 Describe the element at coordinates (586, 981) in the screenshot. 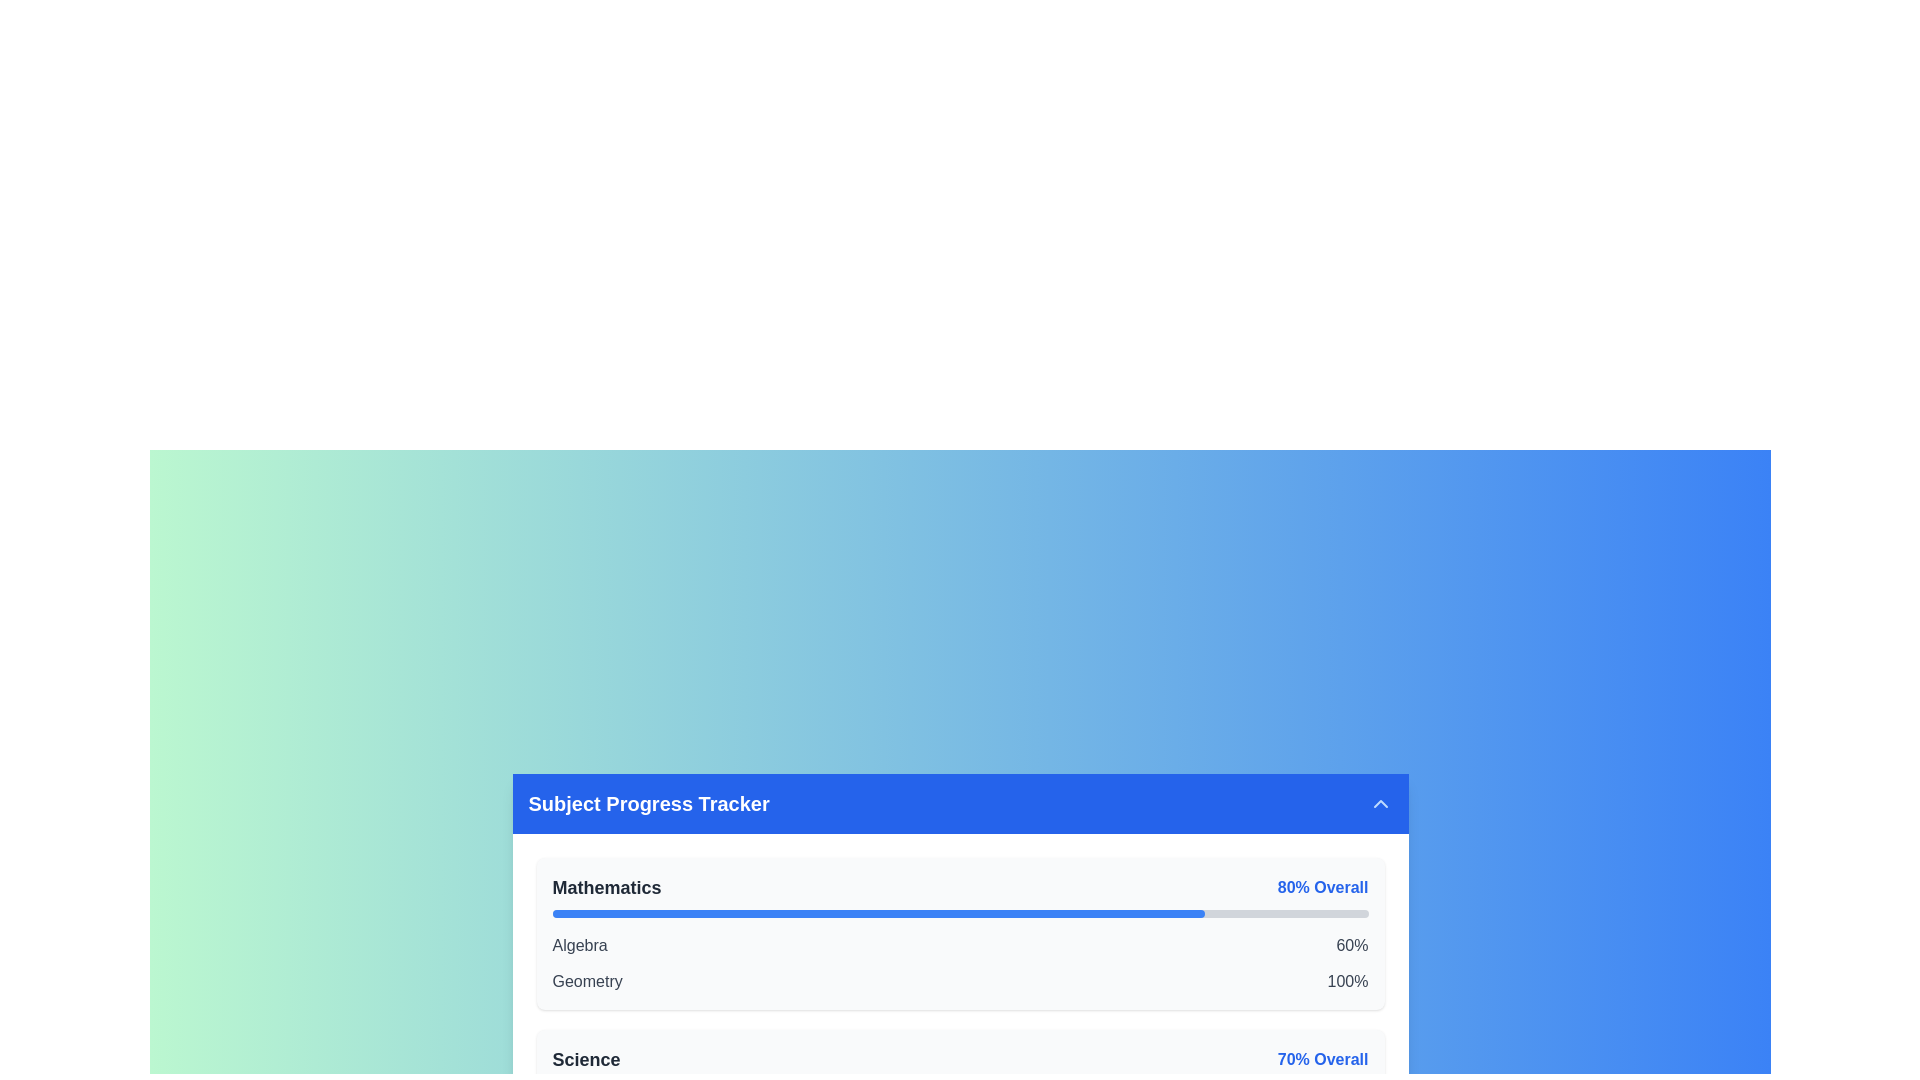

I see `the static text label displaying 'Geometry' in the 'Subject Progress Tracker' interface under the 'Mathematics' section` at that location.